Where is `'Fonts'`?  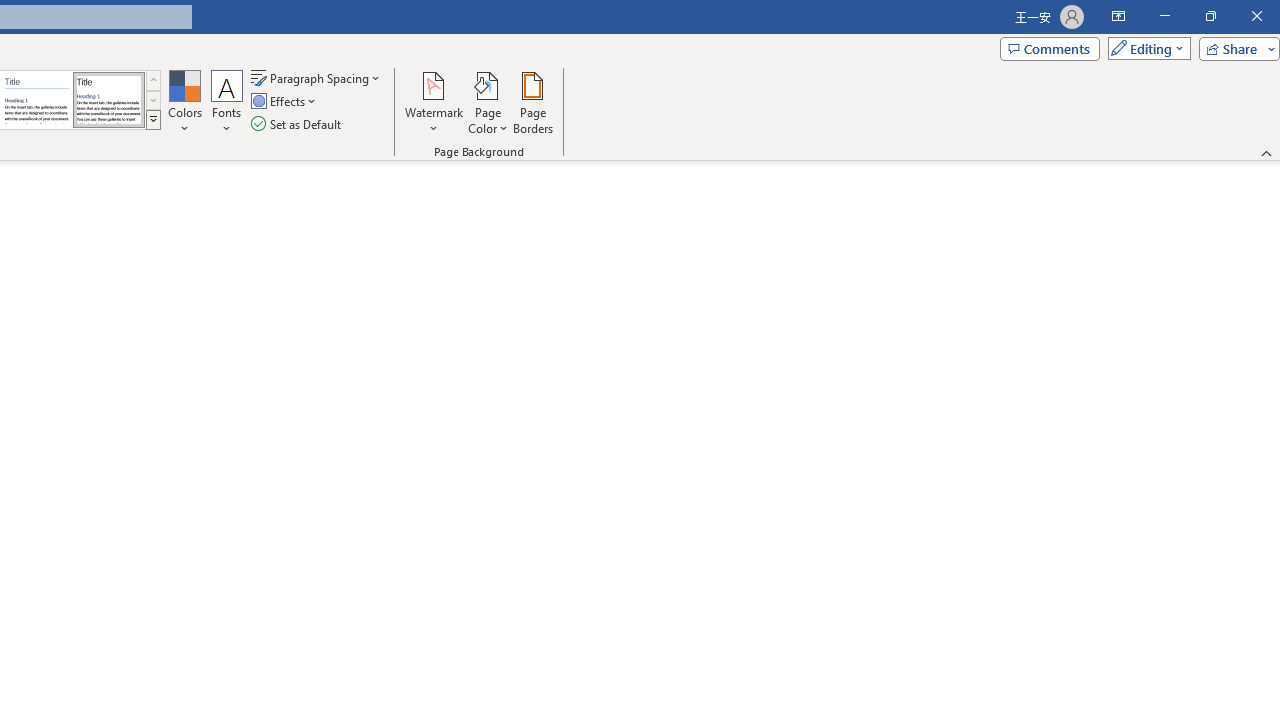 'Fonts' is located at coordinates (227, 103).